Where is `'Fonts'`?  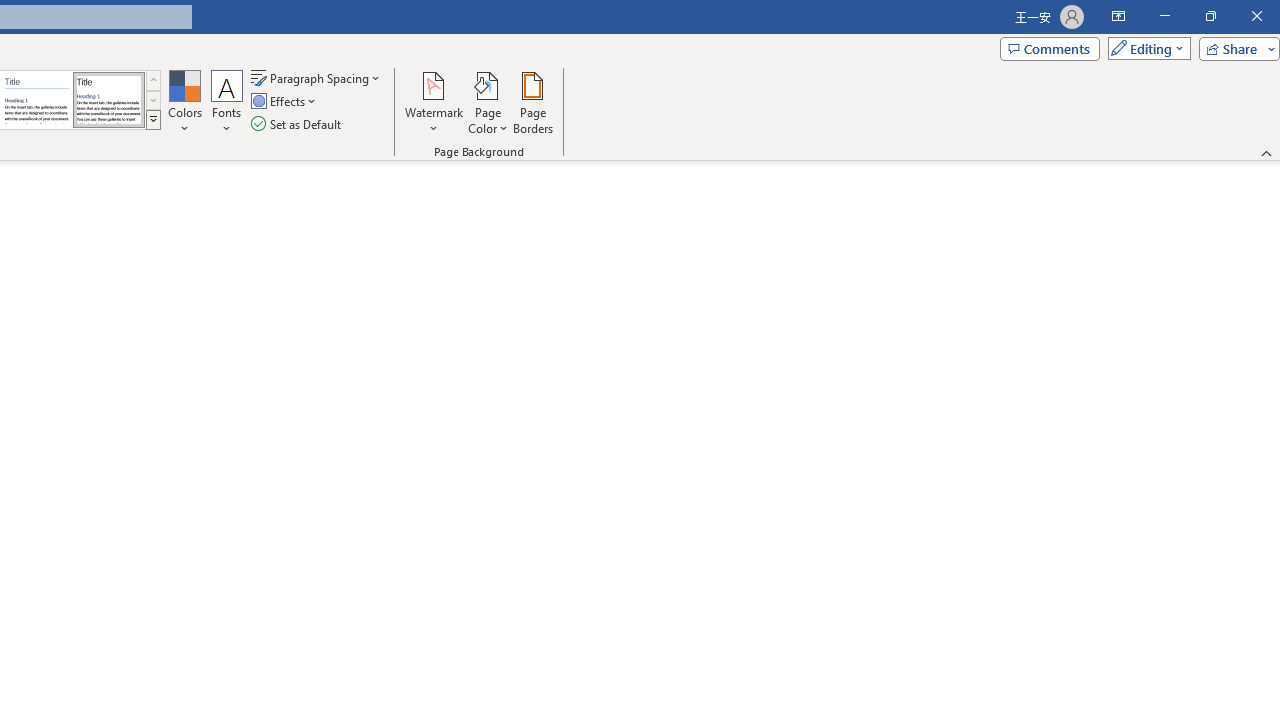 'Fonts' is located at coordinates (227, 103).